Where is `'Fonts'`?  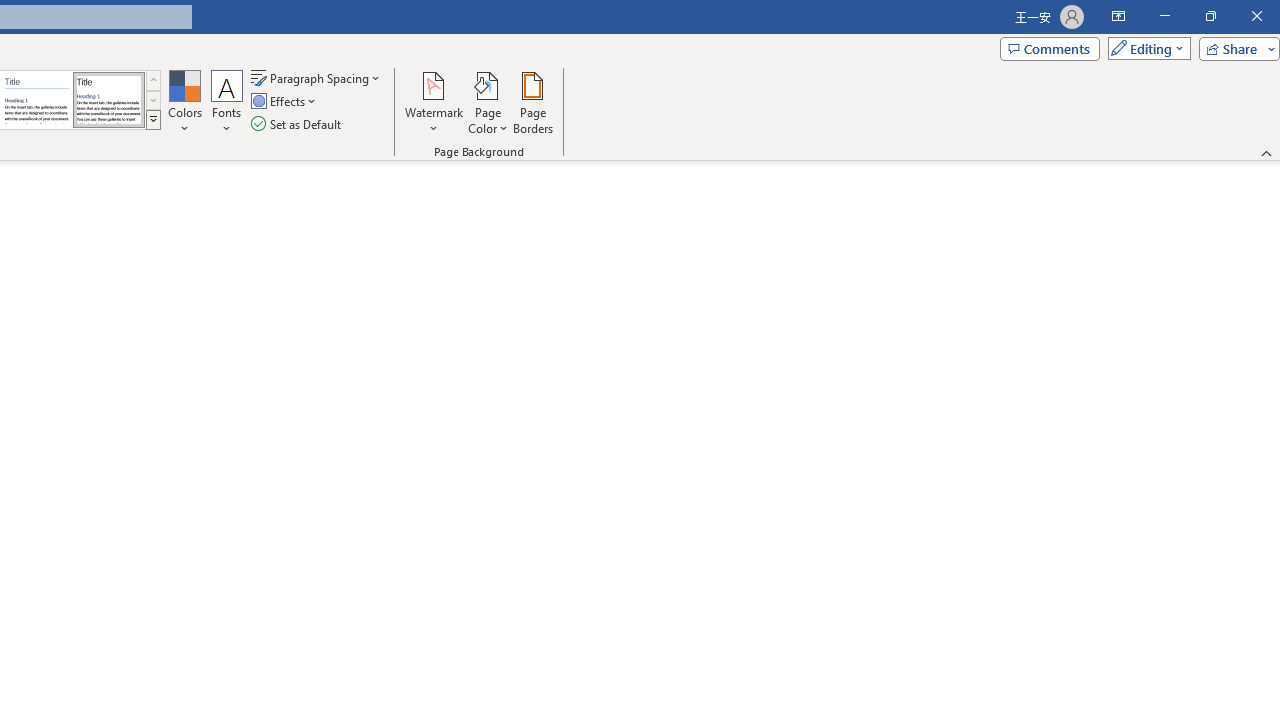 'Fonts' is located at coordinates (227, 103).